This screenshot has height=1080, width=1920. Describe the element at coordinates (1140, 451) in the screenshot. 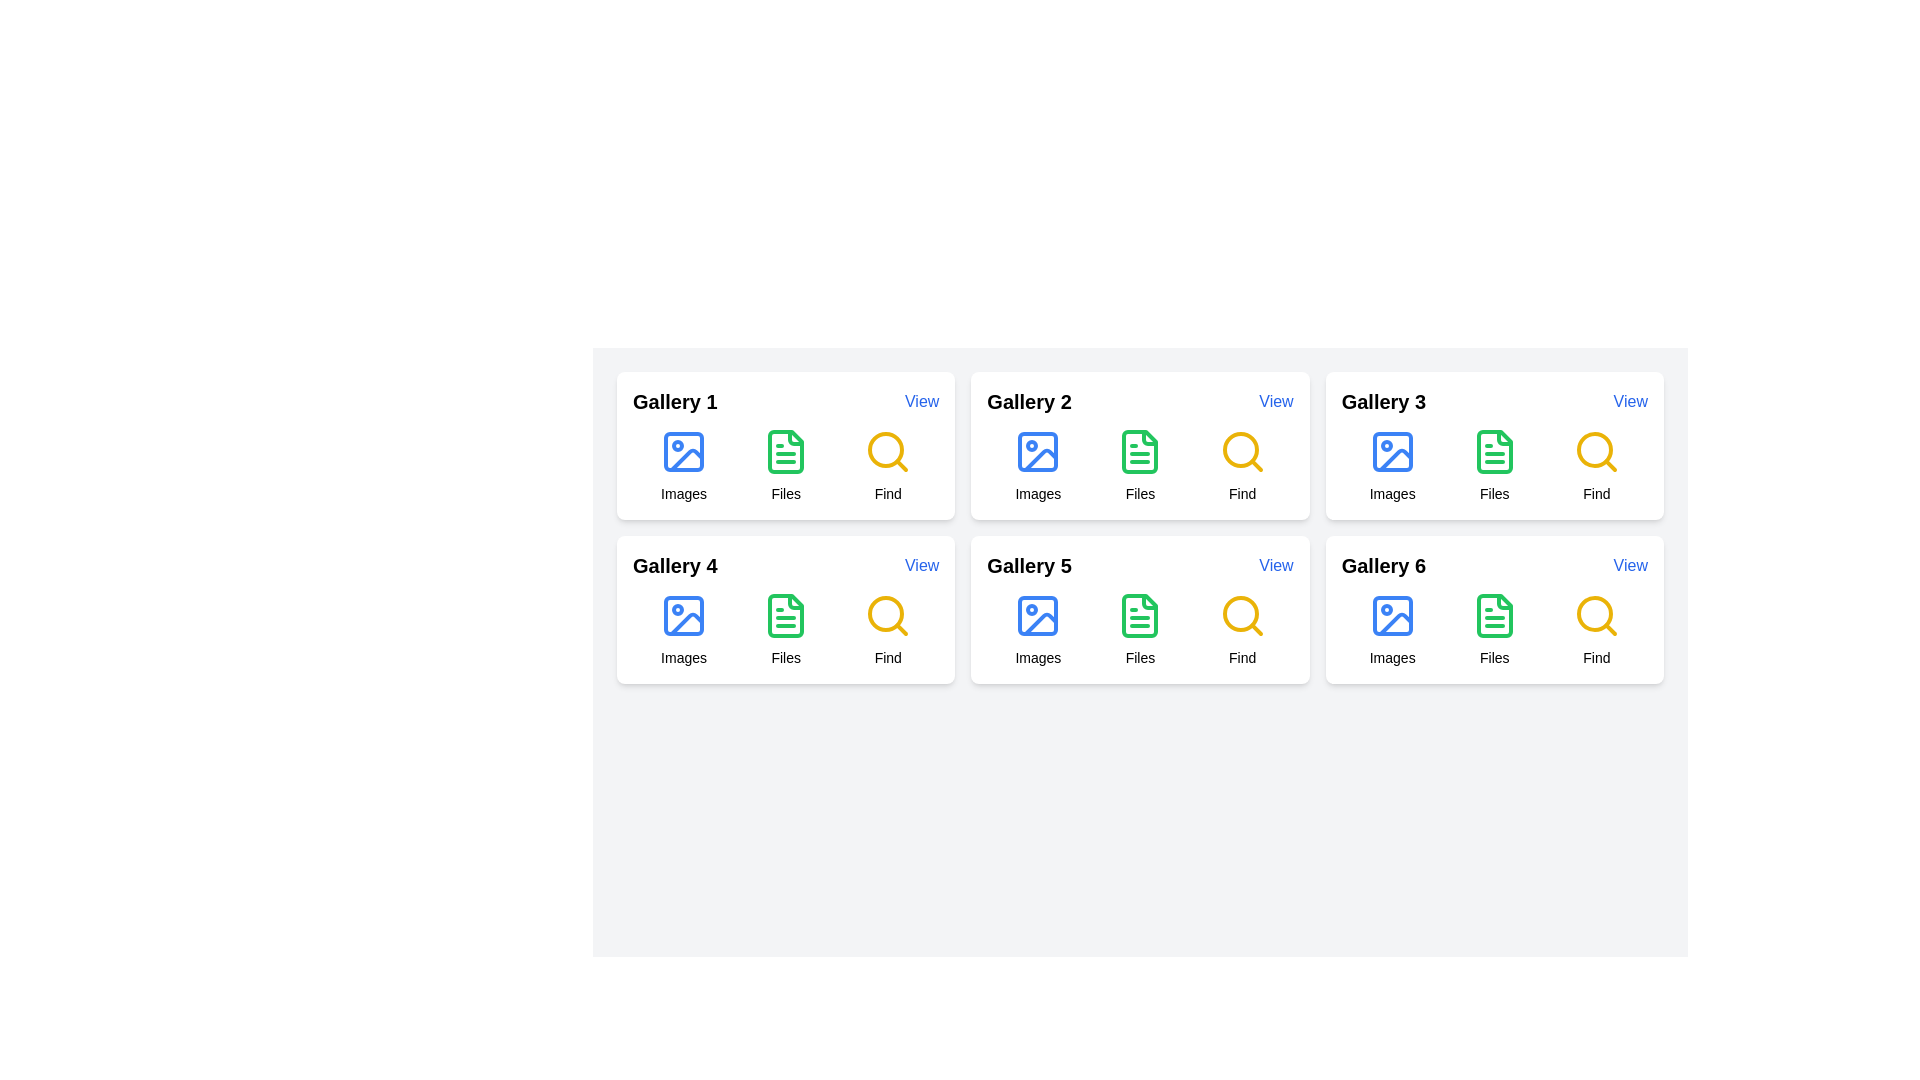

I see `the second icon in the row of three elements within the card titled 'Gallery 2', which serves as a visual indicator for file-related functionality` at that location.